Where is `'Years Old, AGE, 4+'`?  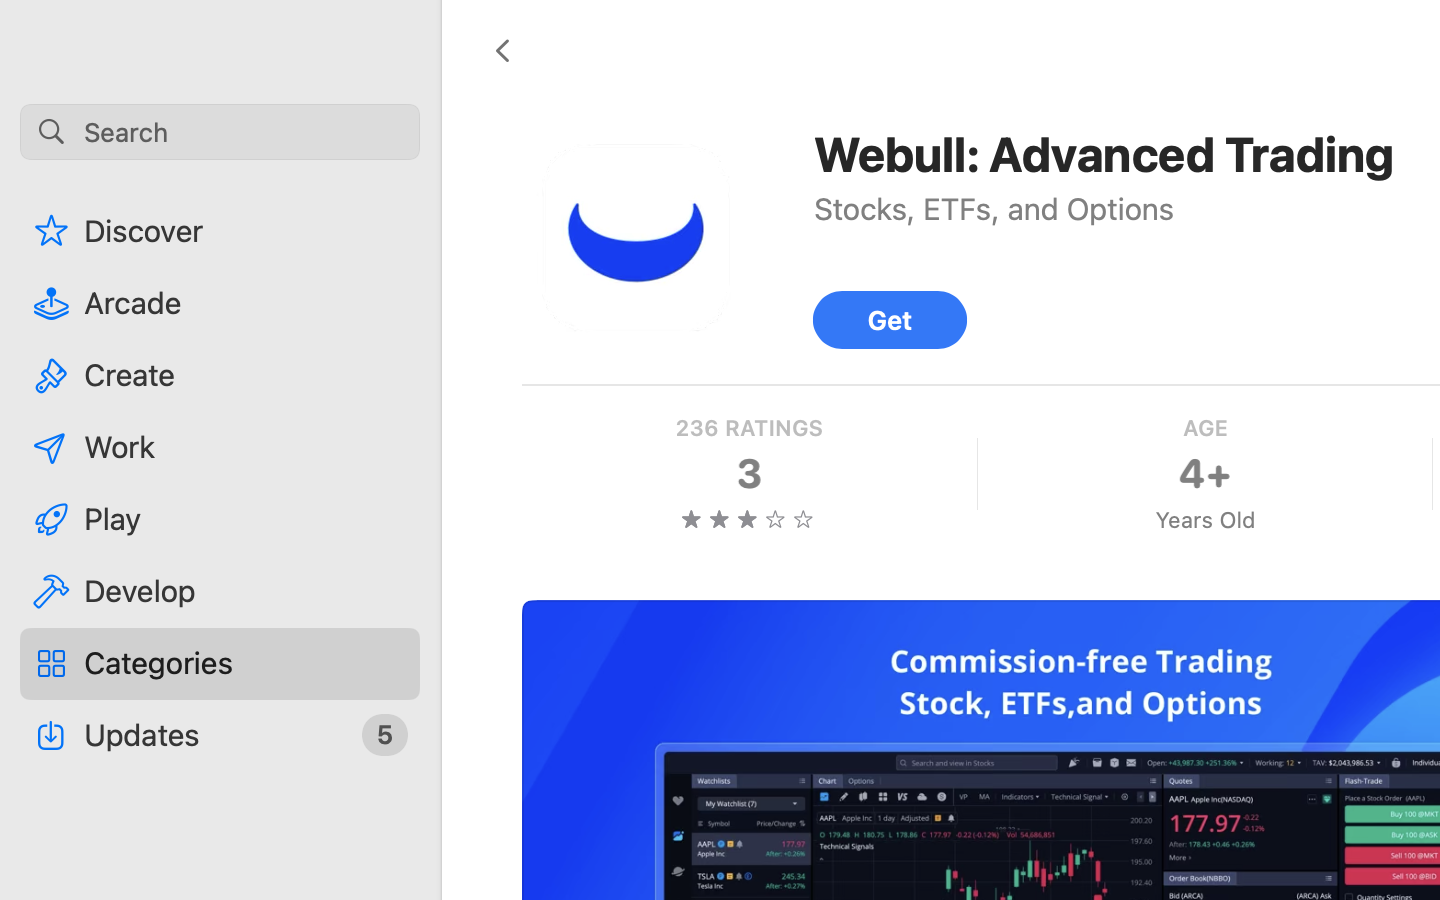 'Years Old, AGE, 4+' is located at coordinates (1203, 473).